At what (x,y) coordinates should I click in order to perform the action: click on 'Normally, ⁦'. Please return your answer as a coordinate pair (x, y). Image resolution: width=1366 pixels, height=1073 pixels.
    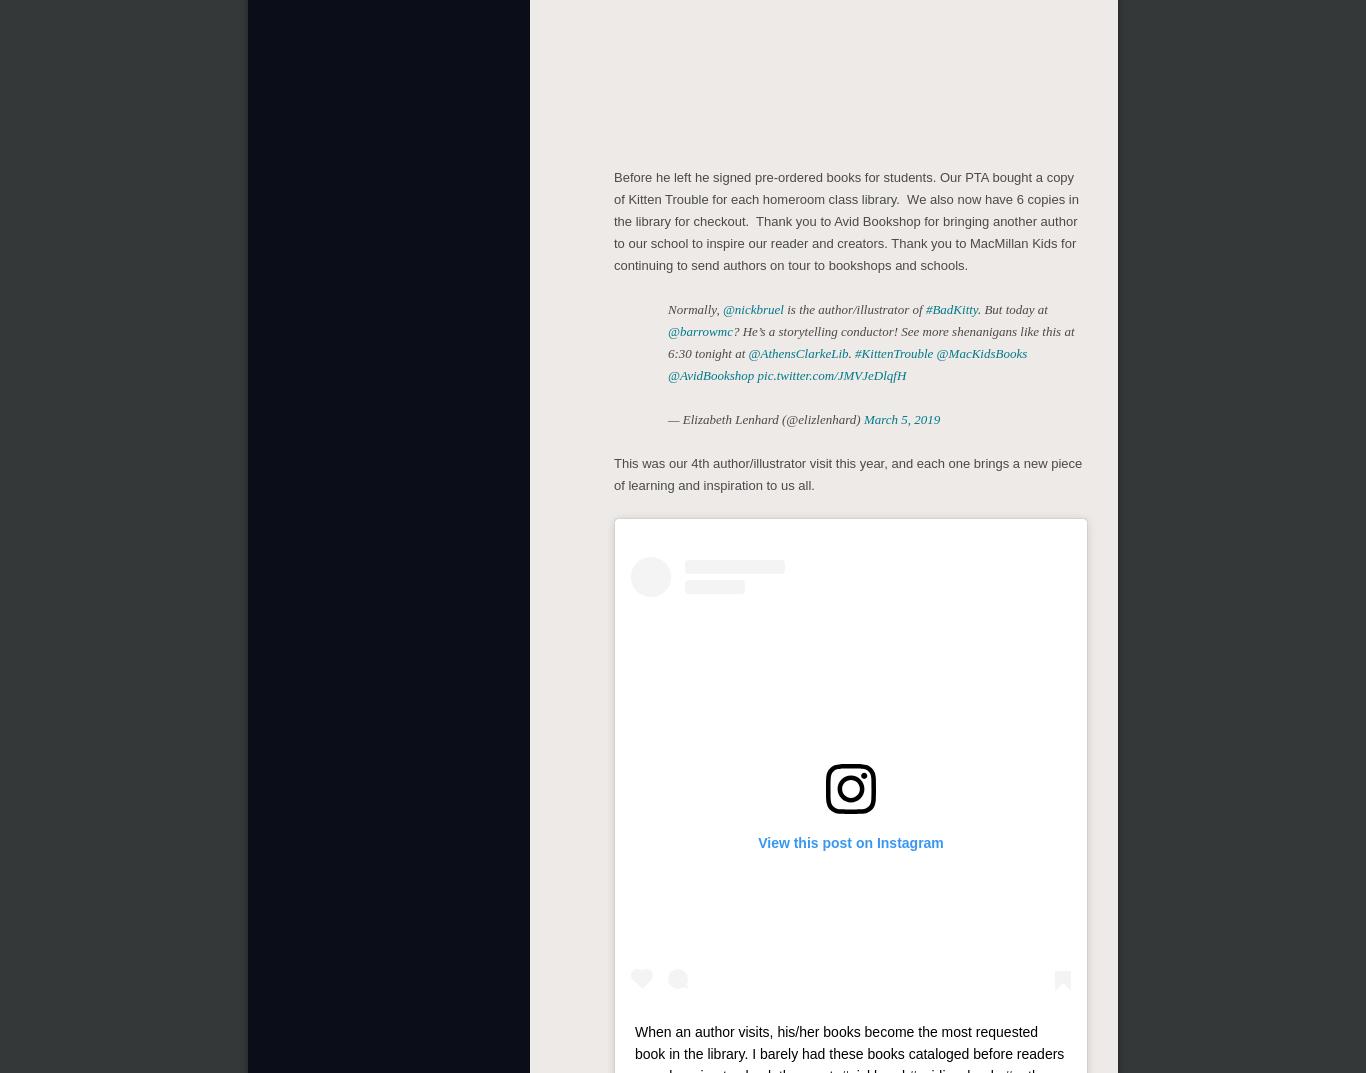
    Looking at the image, I should click on (695, 309).